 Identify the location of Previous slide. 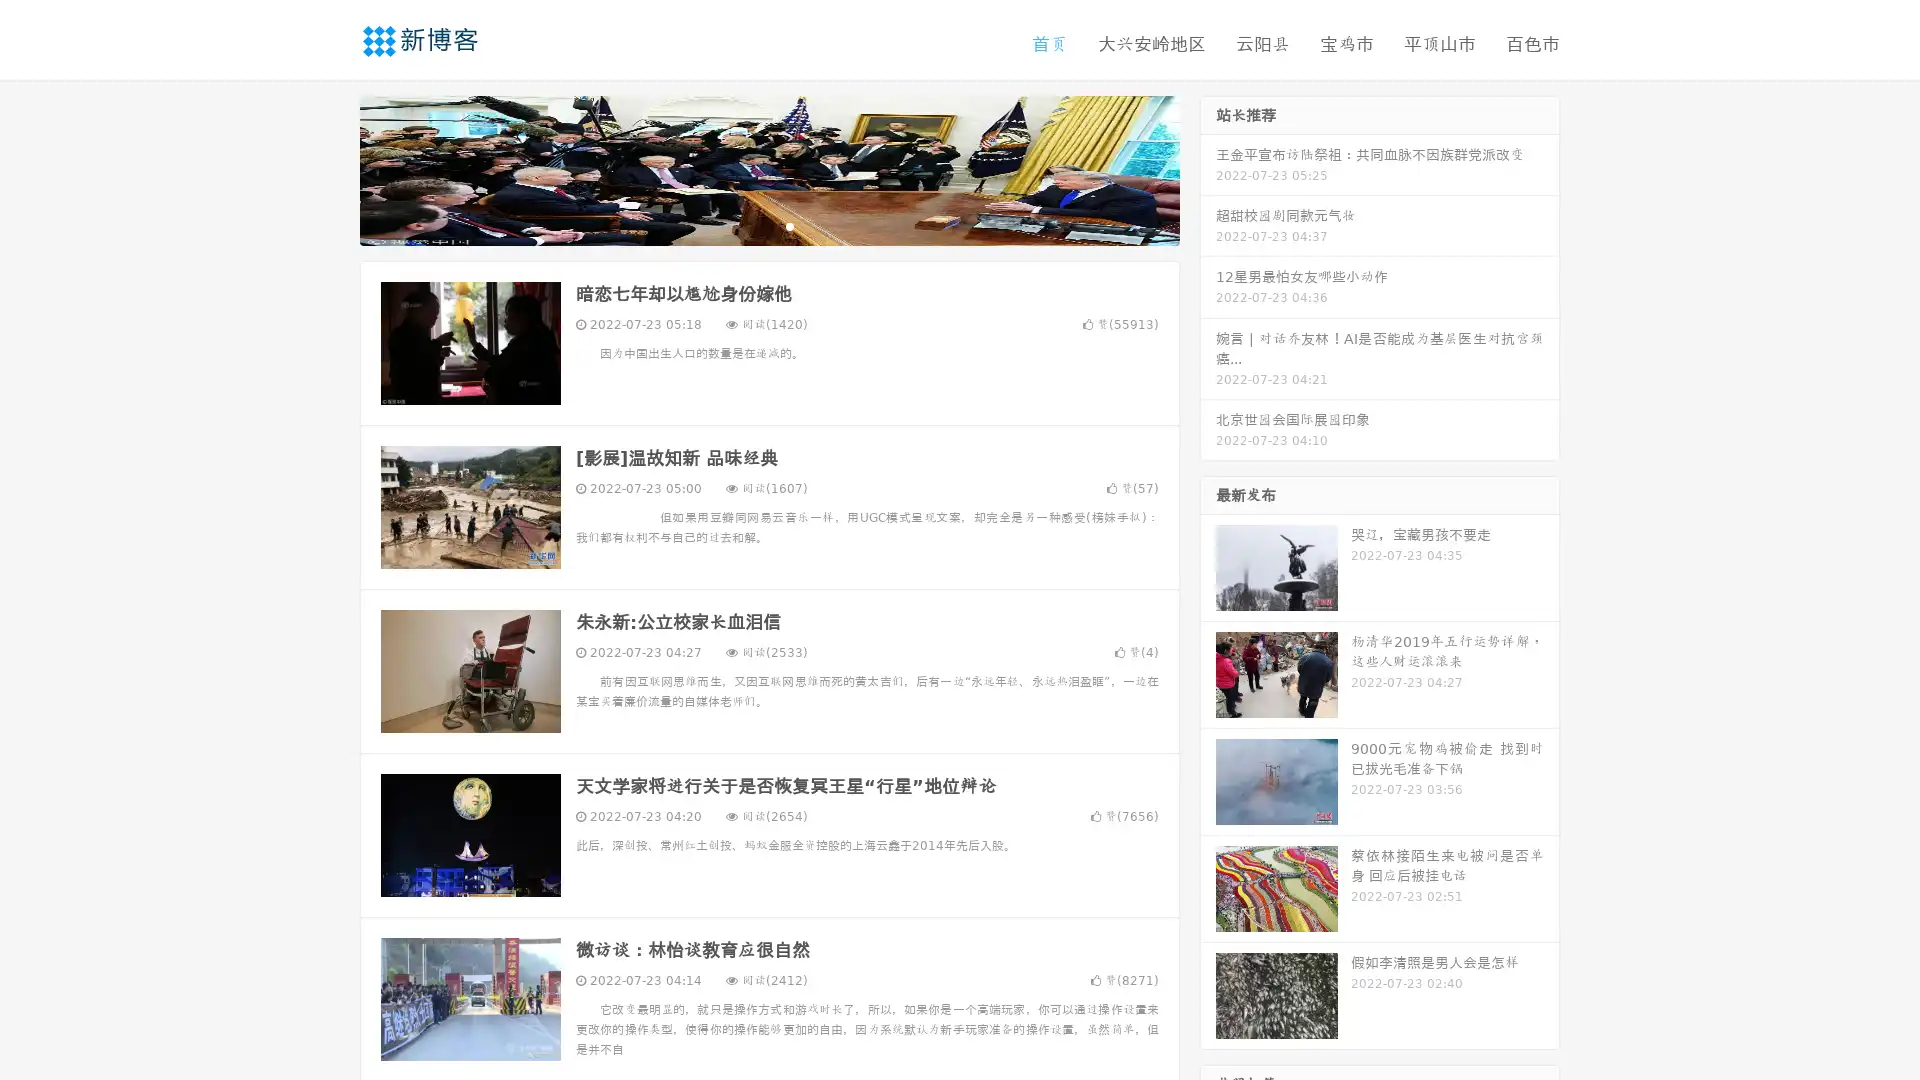
(330, 168).